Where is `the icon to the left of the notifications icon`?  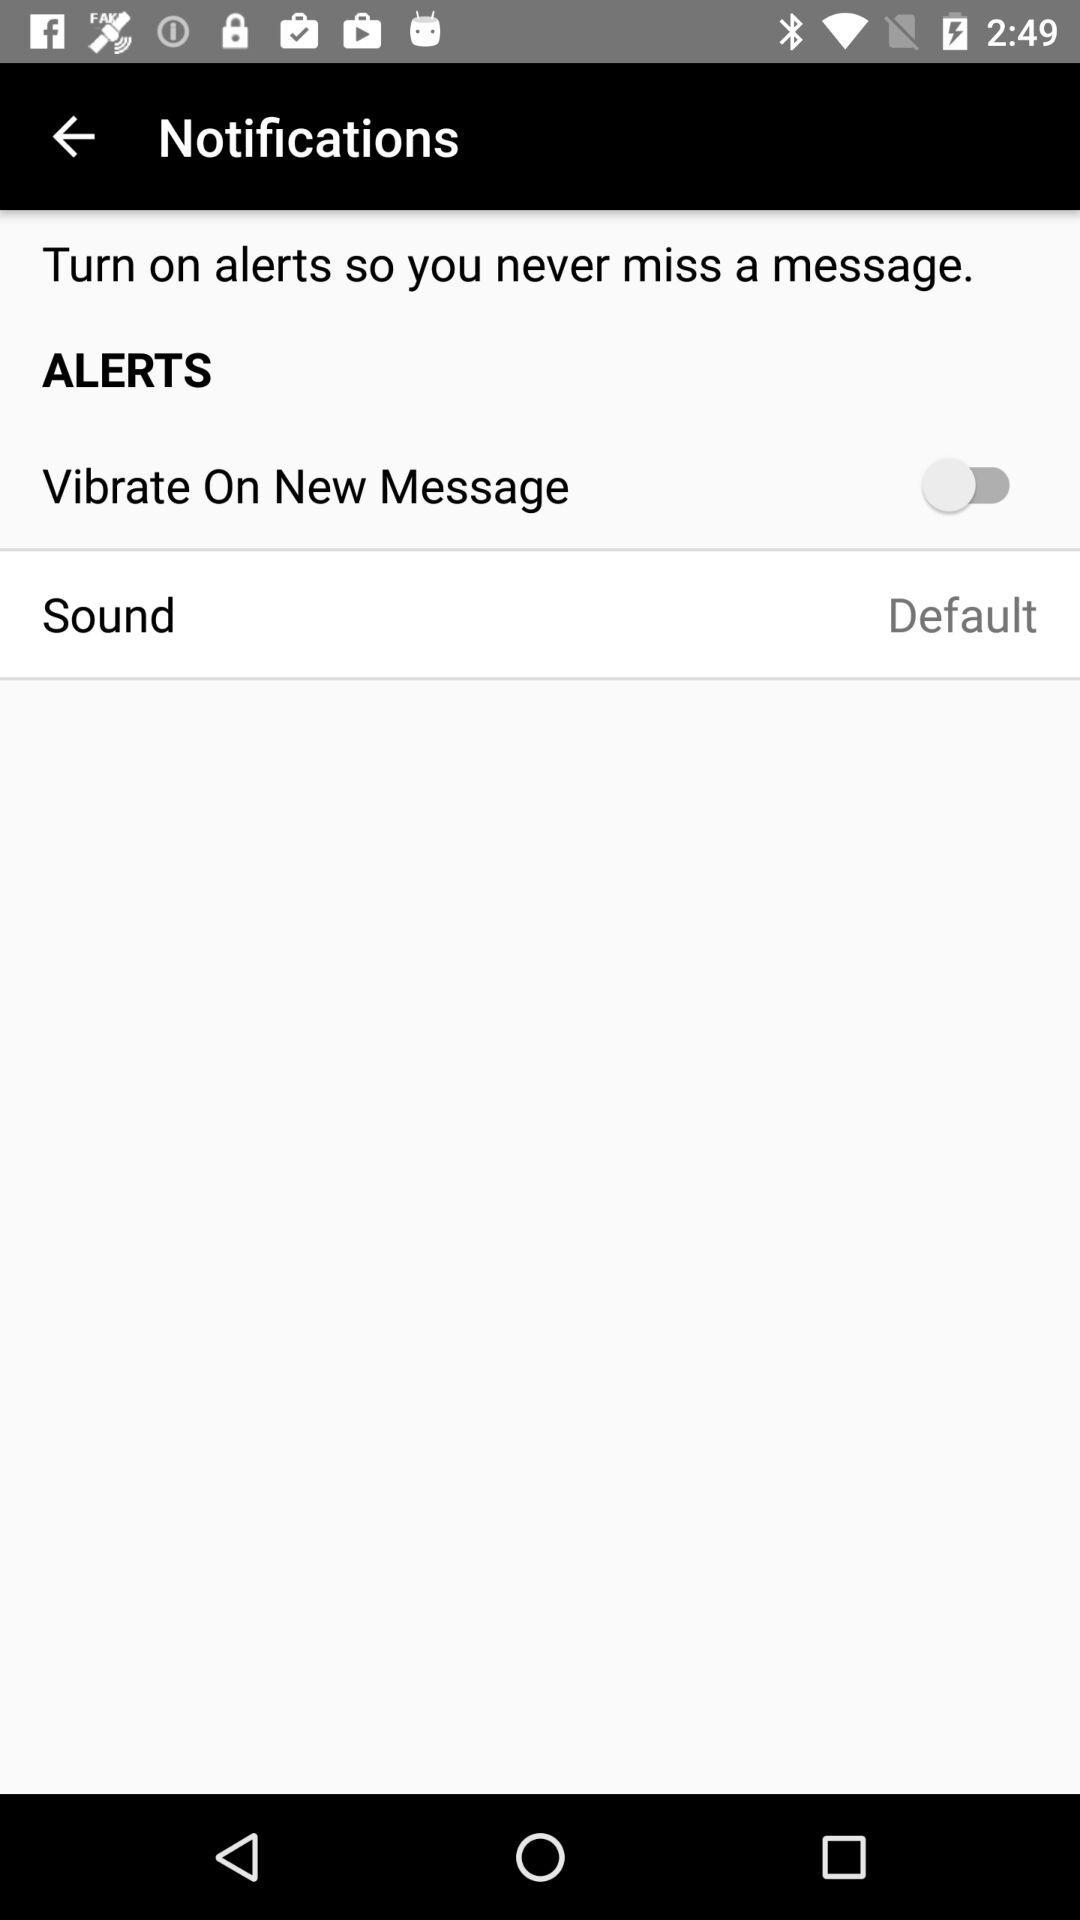 the icon to the left of the notifications icon is located at coordinates (72, 135).